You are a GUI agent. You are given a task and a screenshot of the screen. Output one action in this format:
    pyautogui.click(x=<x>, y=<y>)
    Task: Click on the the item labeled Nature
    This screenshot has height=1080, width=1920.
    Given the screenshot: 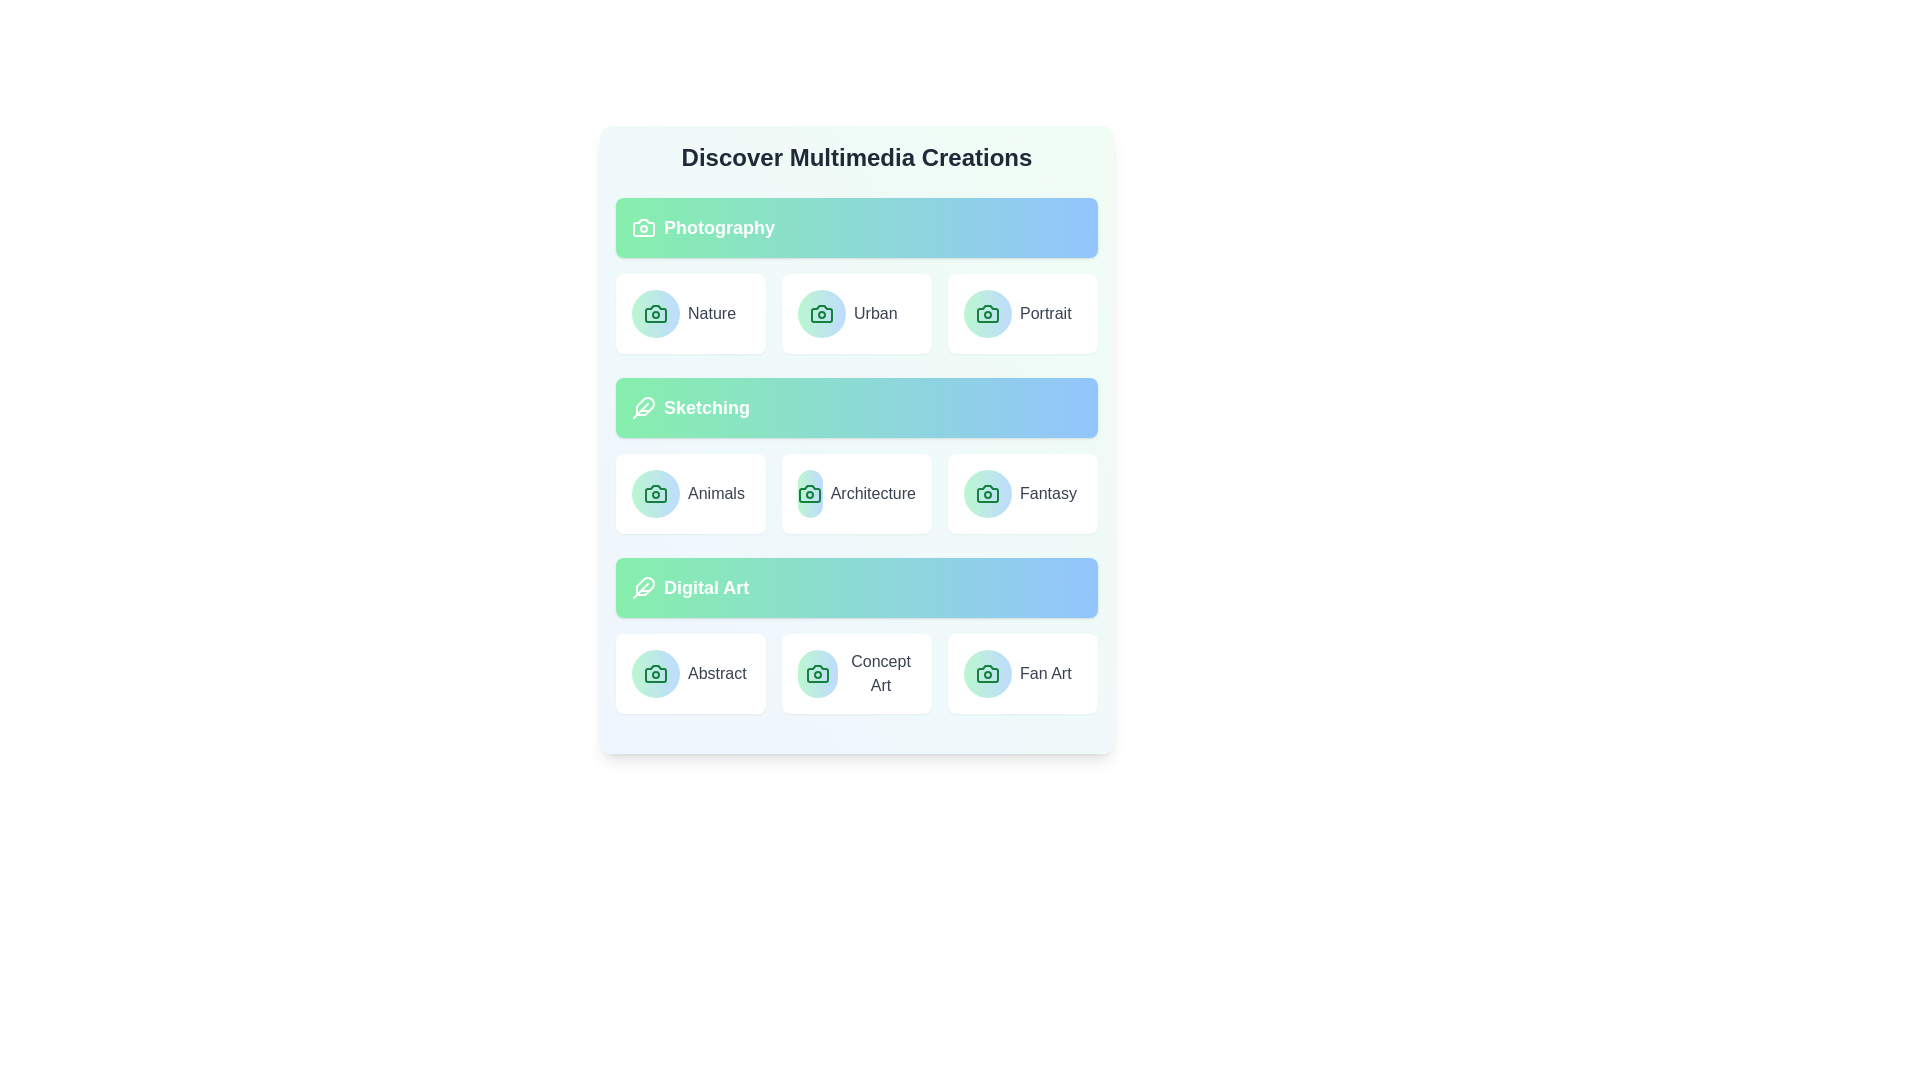 What is the action you would take?
    pyautogui.click(x=691, y=313)
    